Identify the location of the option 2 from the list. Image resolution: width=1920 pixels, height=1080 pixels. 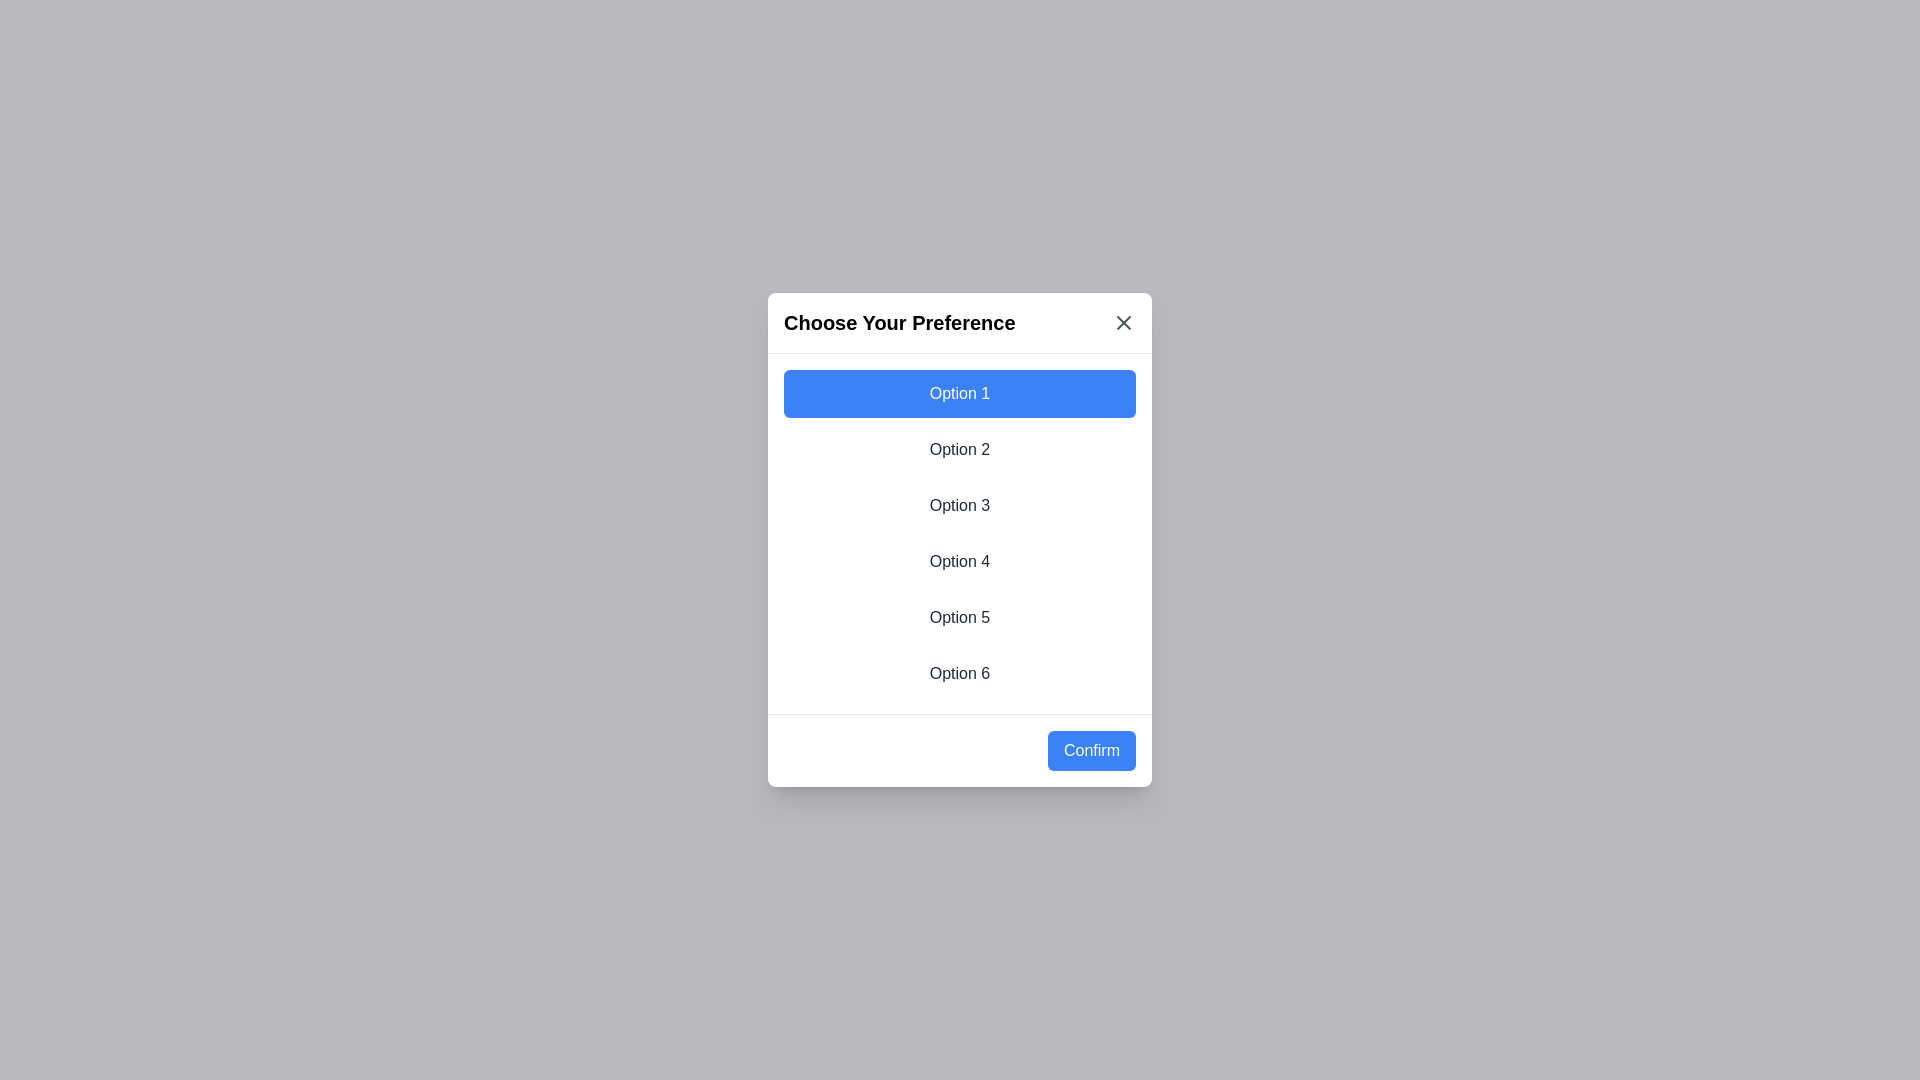
(960, 450).